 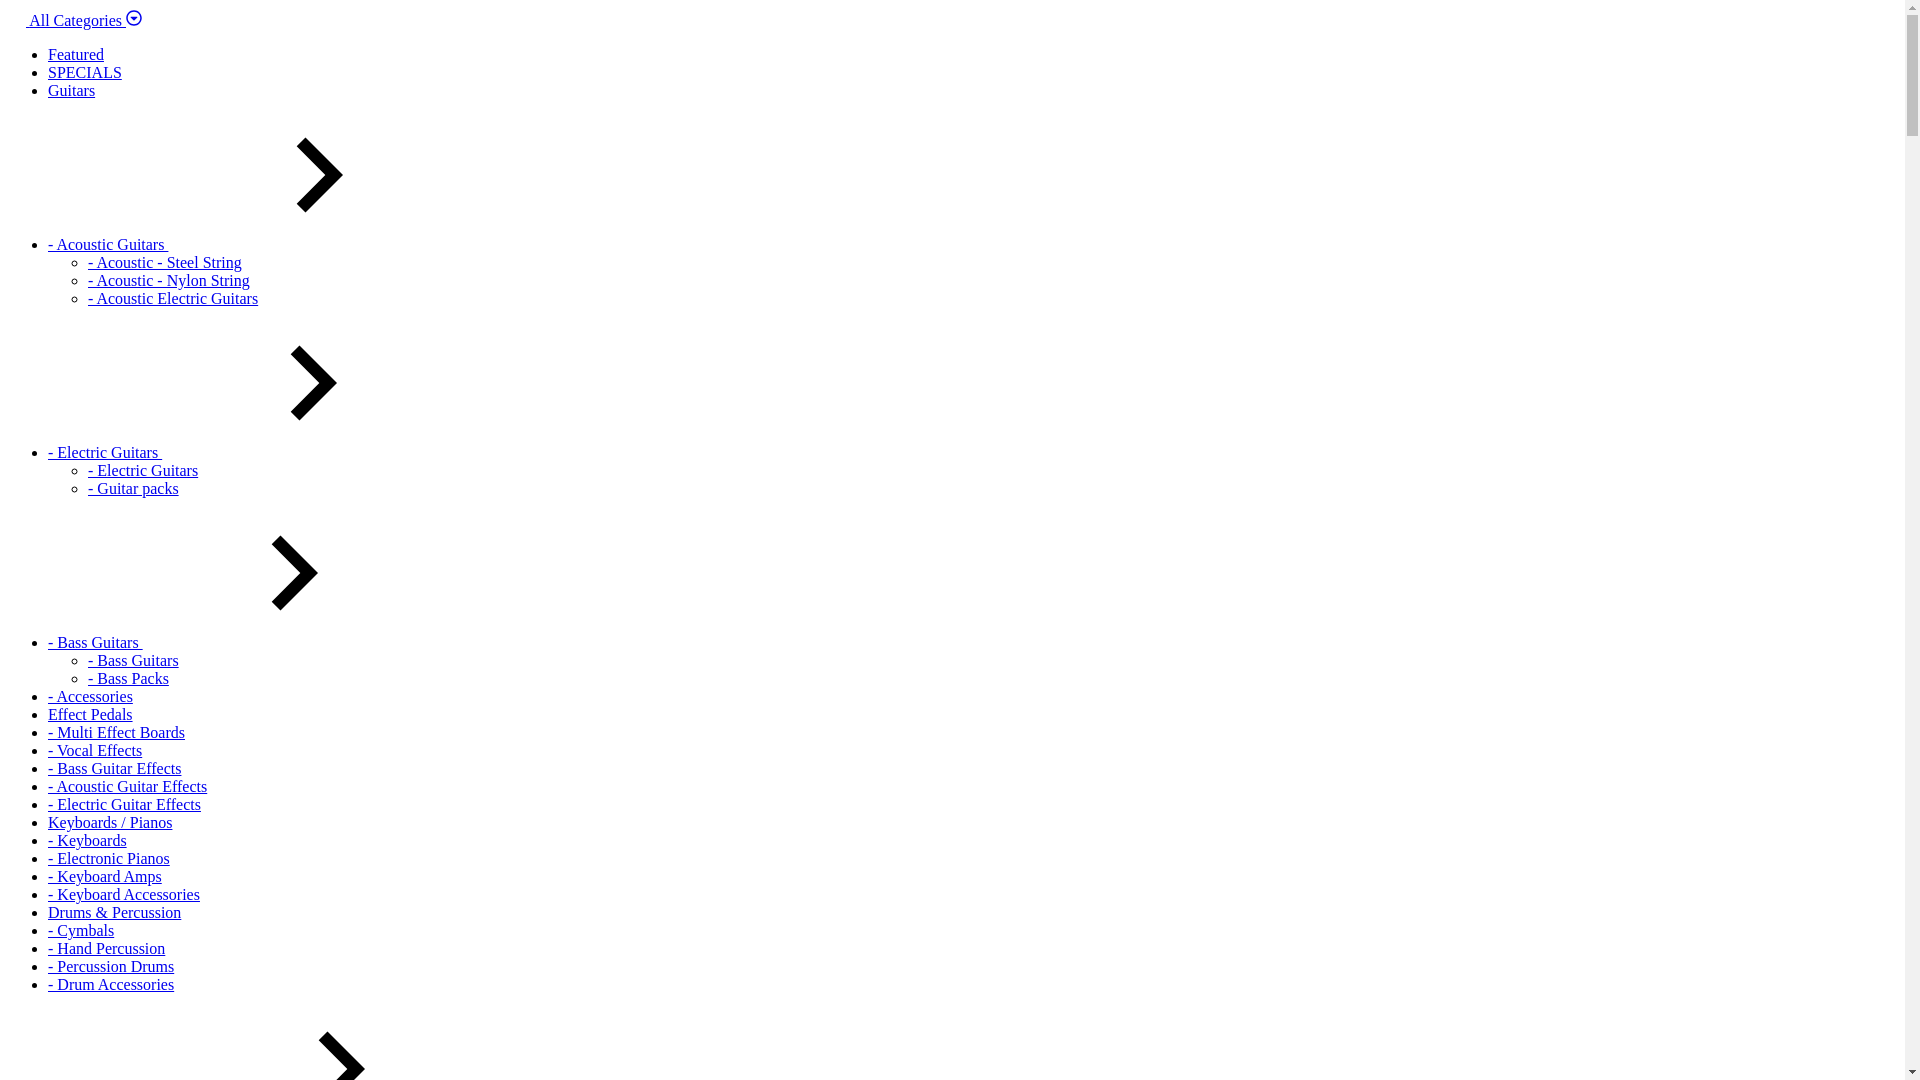 I want to click on '- Guitar packs', so click(x=132, y=488).